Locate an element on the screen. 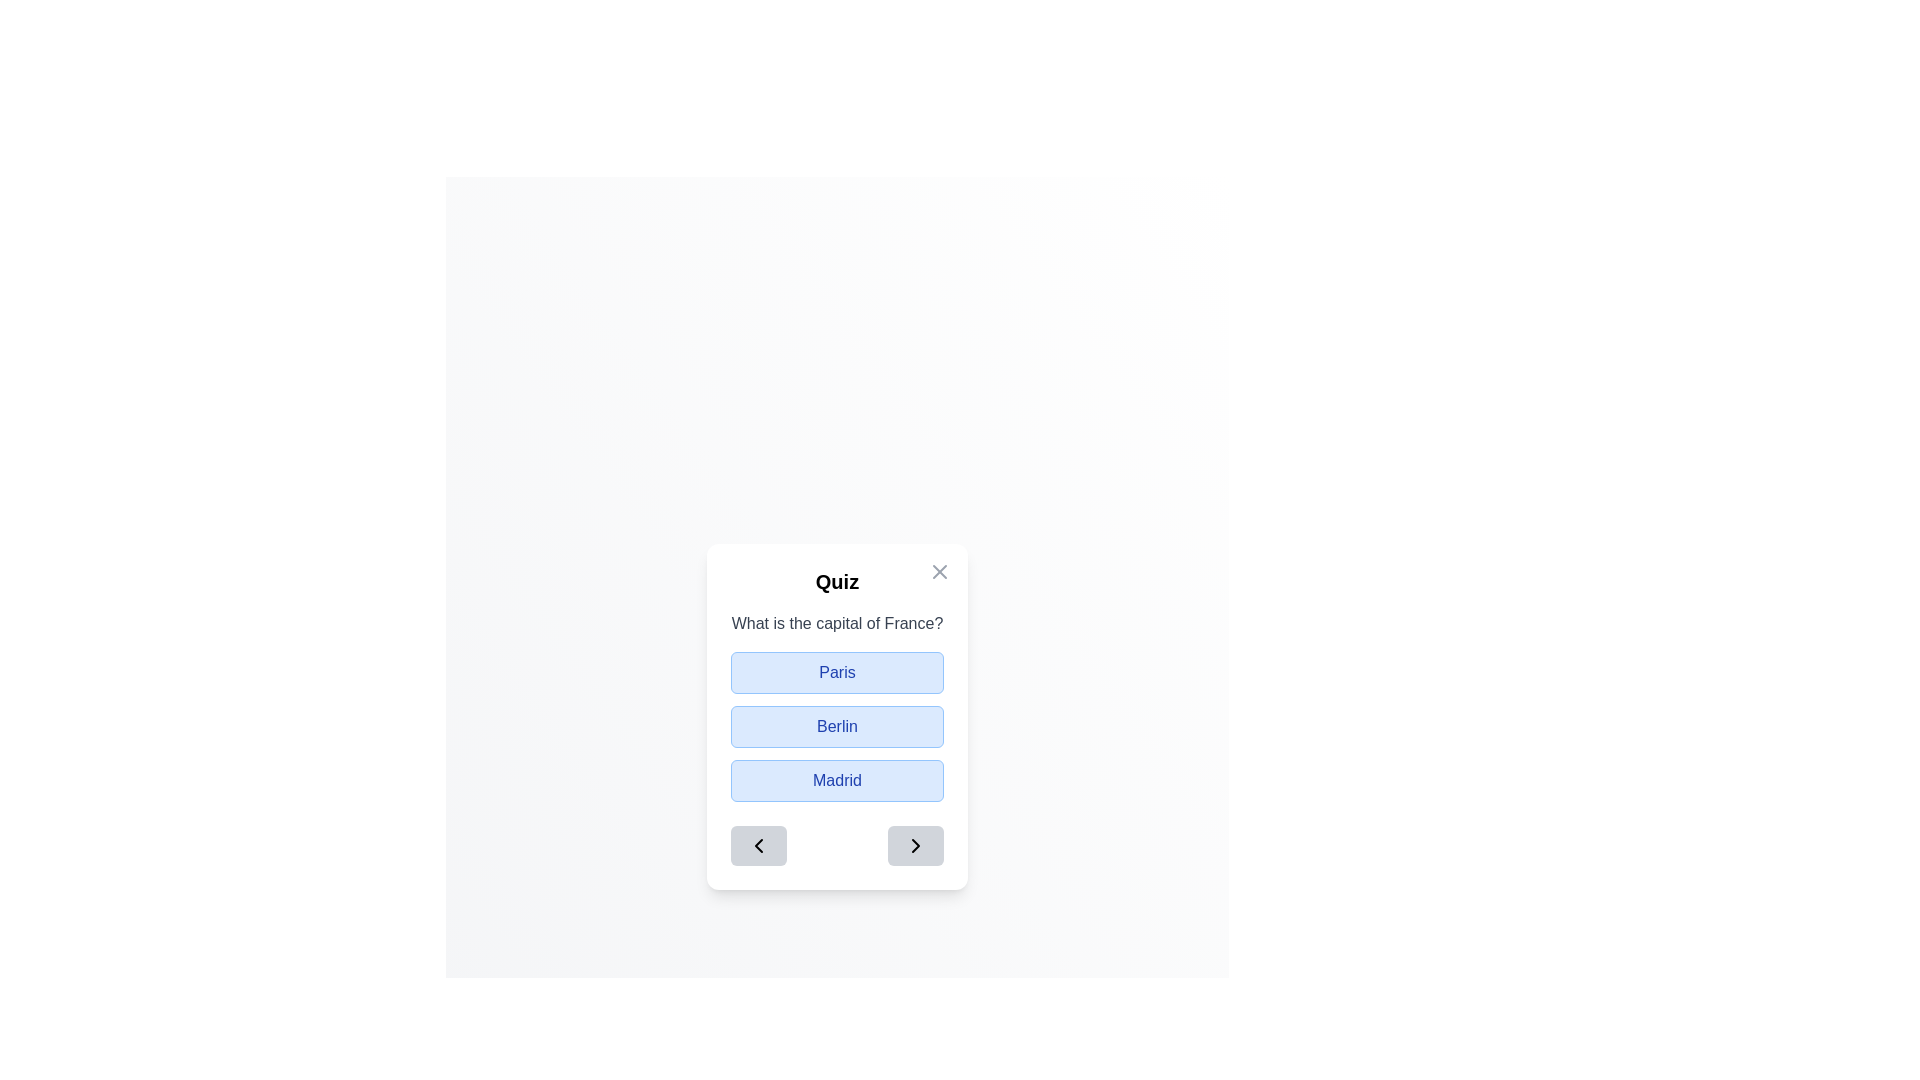 Image resolution: width=1920 pixels, height=1080 pixels. the 'Madrid' button located at the bottom of the vertical list of three buttons in the quiz dialog is located at coordinates (837, 779).